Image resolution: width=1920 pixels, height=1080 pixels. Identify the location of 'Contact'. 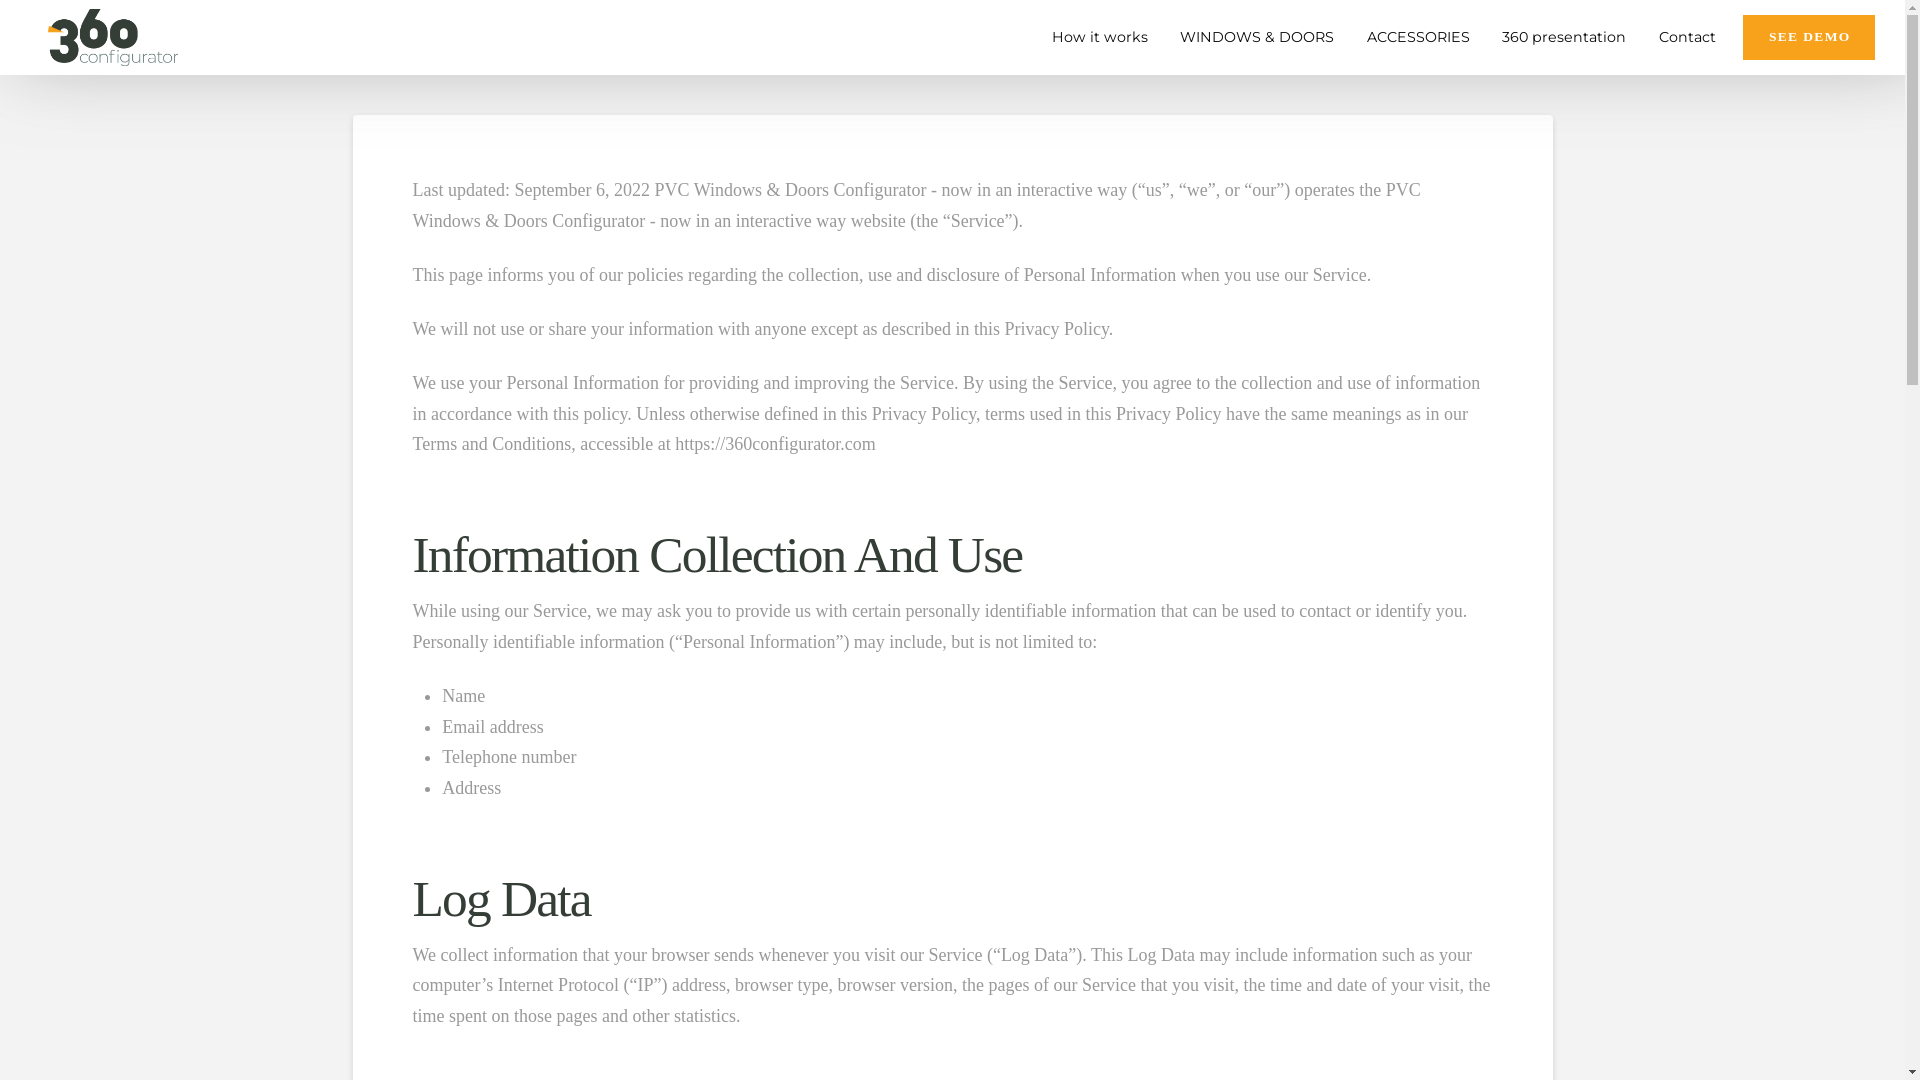
(1683, 37).